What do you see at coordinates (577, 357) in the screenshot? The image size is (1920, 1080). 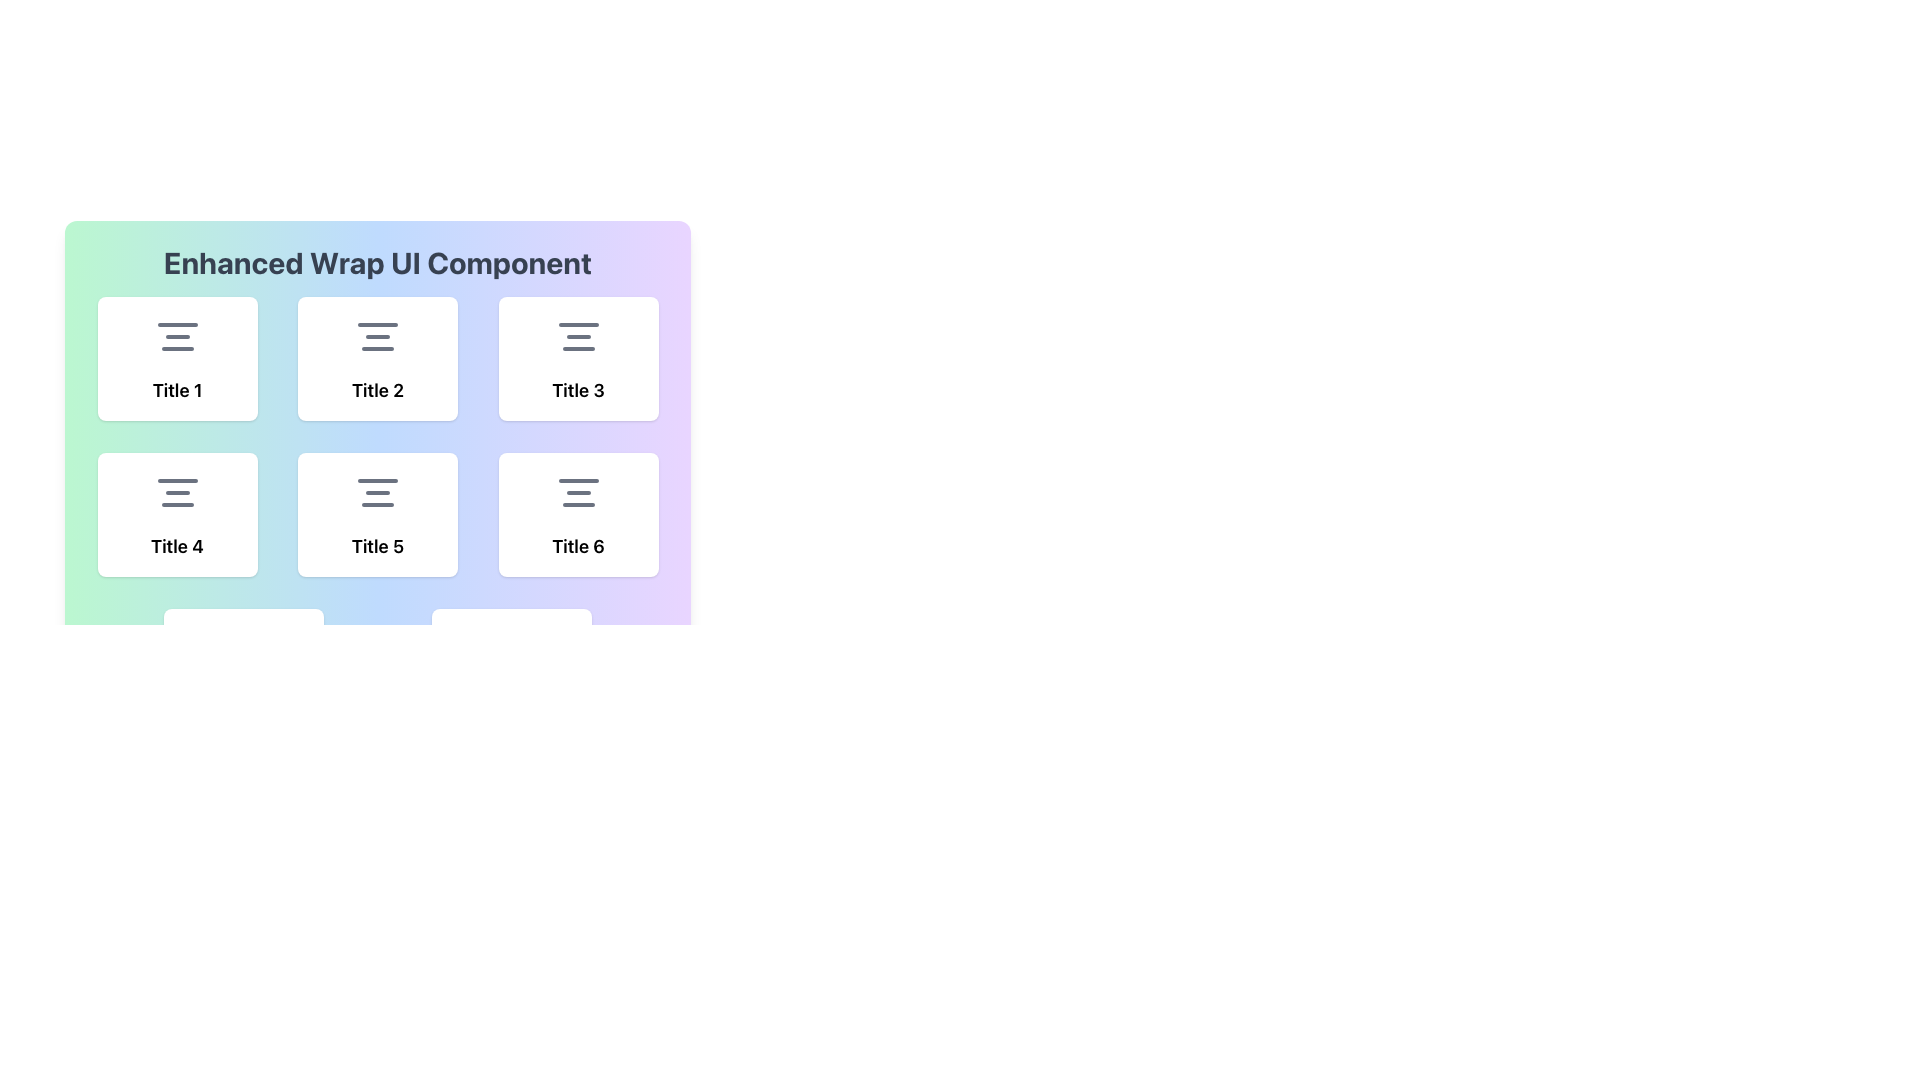 I see `the interactive card with a white background, rounded corners, and 'Title 3' text, located in the first row and third column of the grid layout` at bounding box center [577, 357].